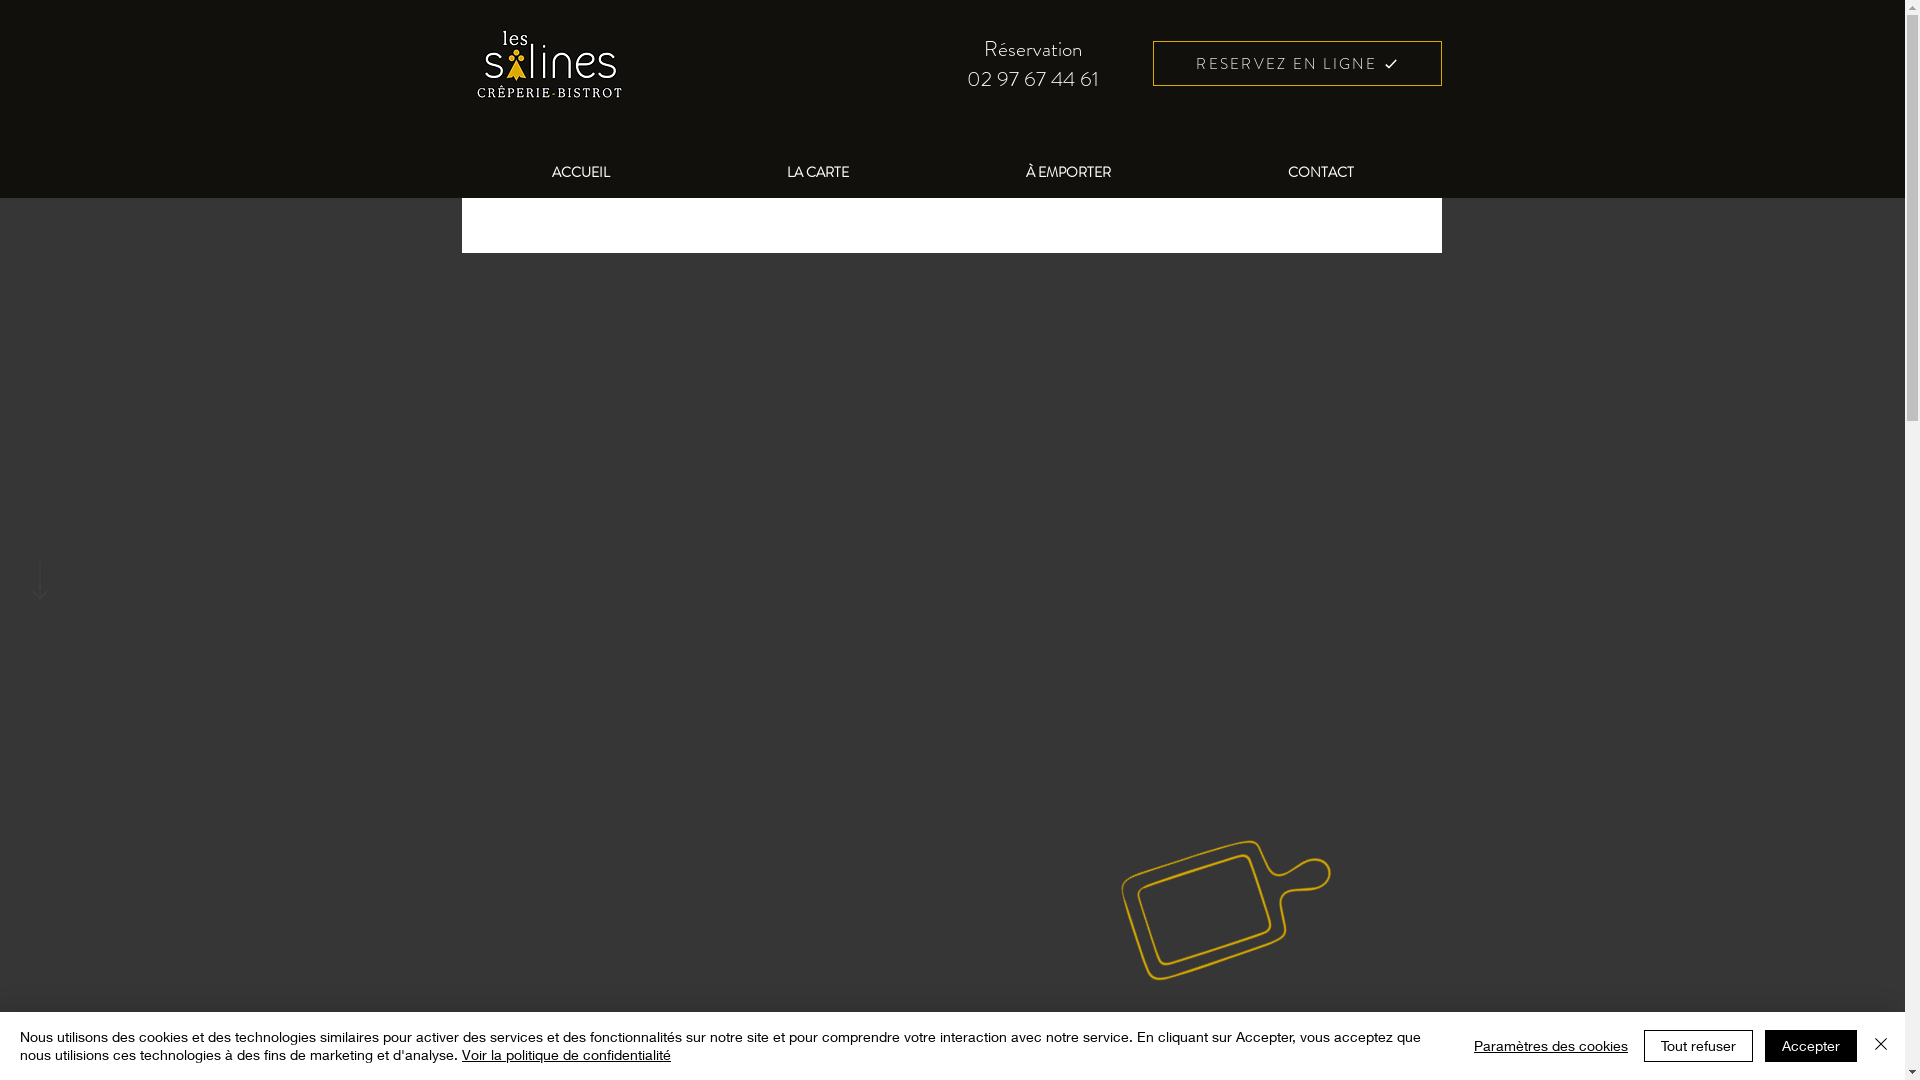  Describe the element at coordinates (817, 171) in the screenshot. I see `'LA CARTE'` at that location.